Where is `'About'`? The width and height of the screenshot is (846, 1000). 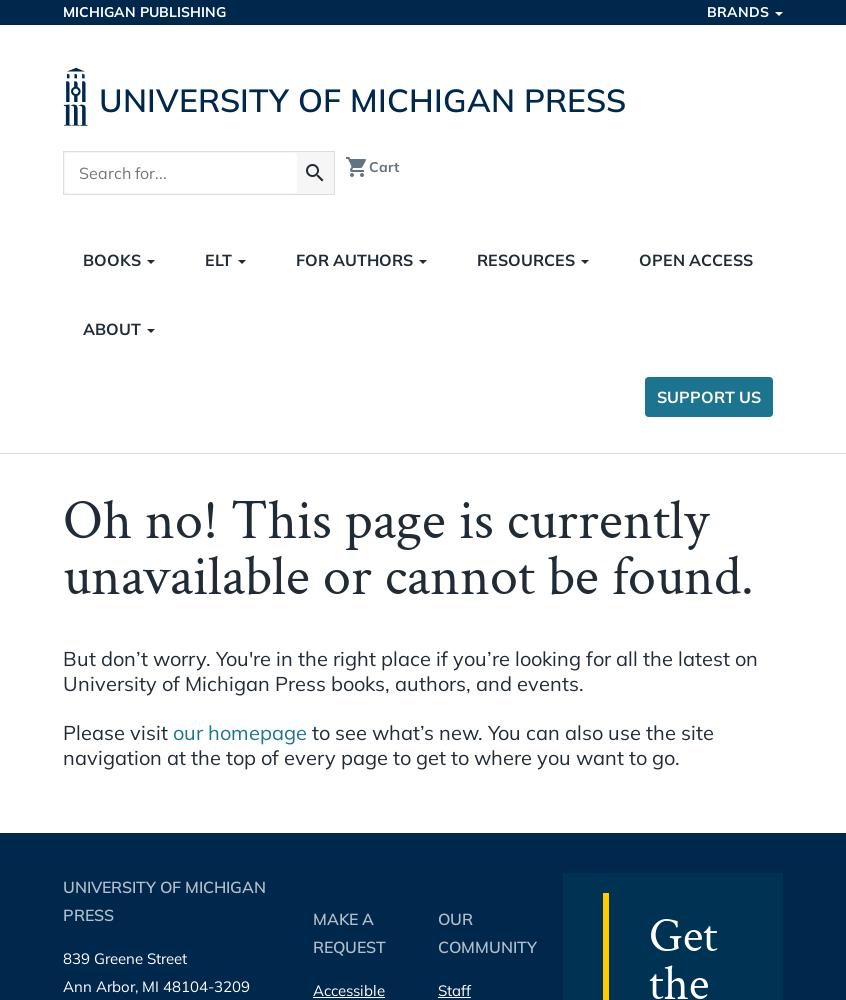
'About' is located at coordinates (114, 328).